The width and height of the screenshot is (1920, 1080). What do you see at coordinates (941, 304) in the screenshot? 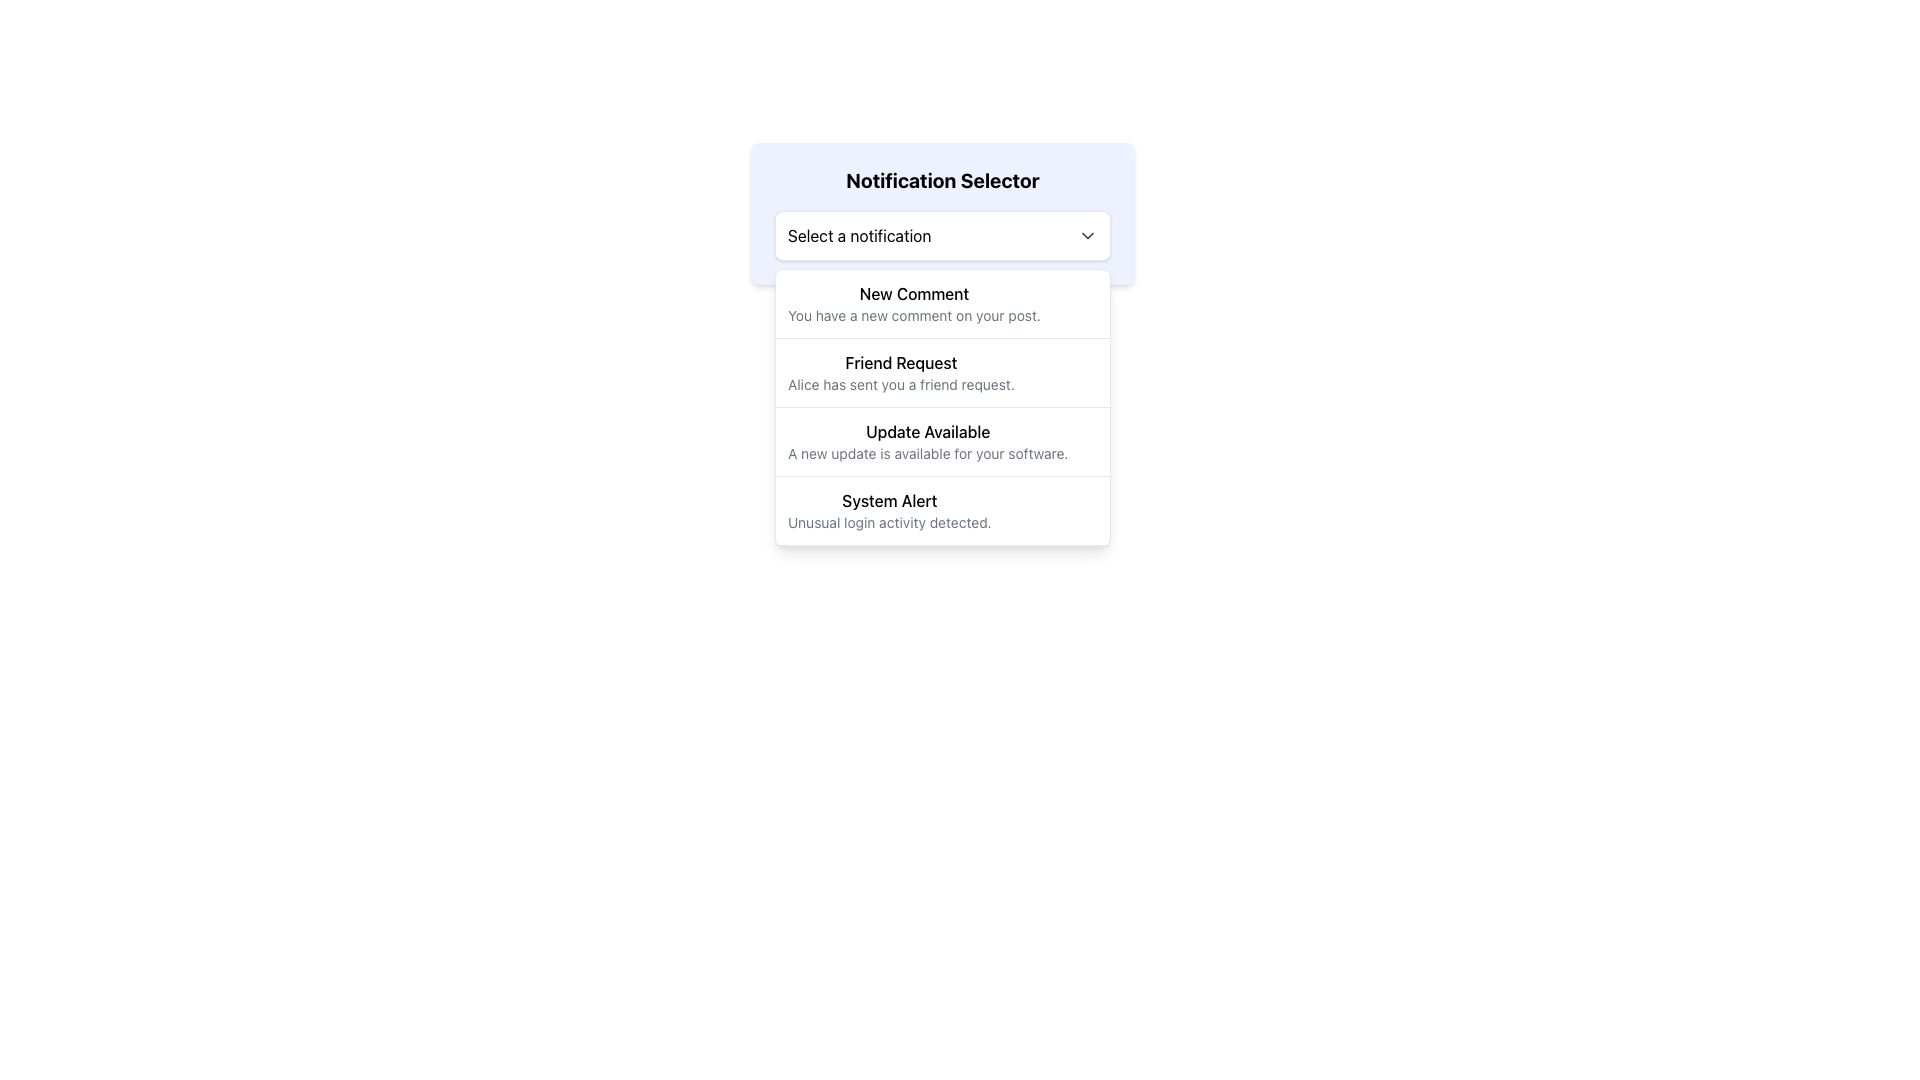
I see `the first notification item titled 'New Comment' for keyboard navigation` at bounding box center [941, 304].